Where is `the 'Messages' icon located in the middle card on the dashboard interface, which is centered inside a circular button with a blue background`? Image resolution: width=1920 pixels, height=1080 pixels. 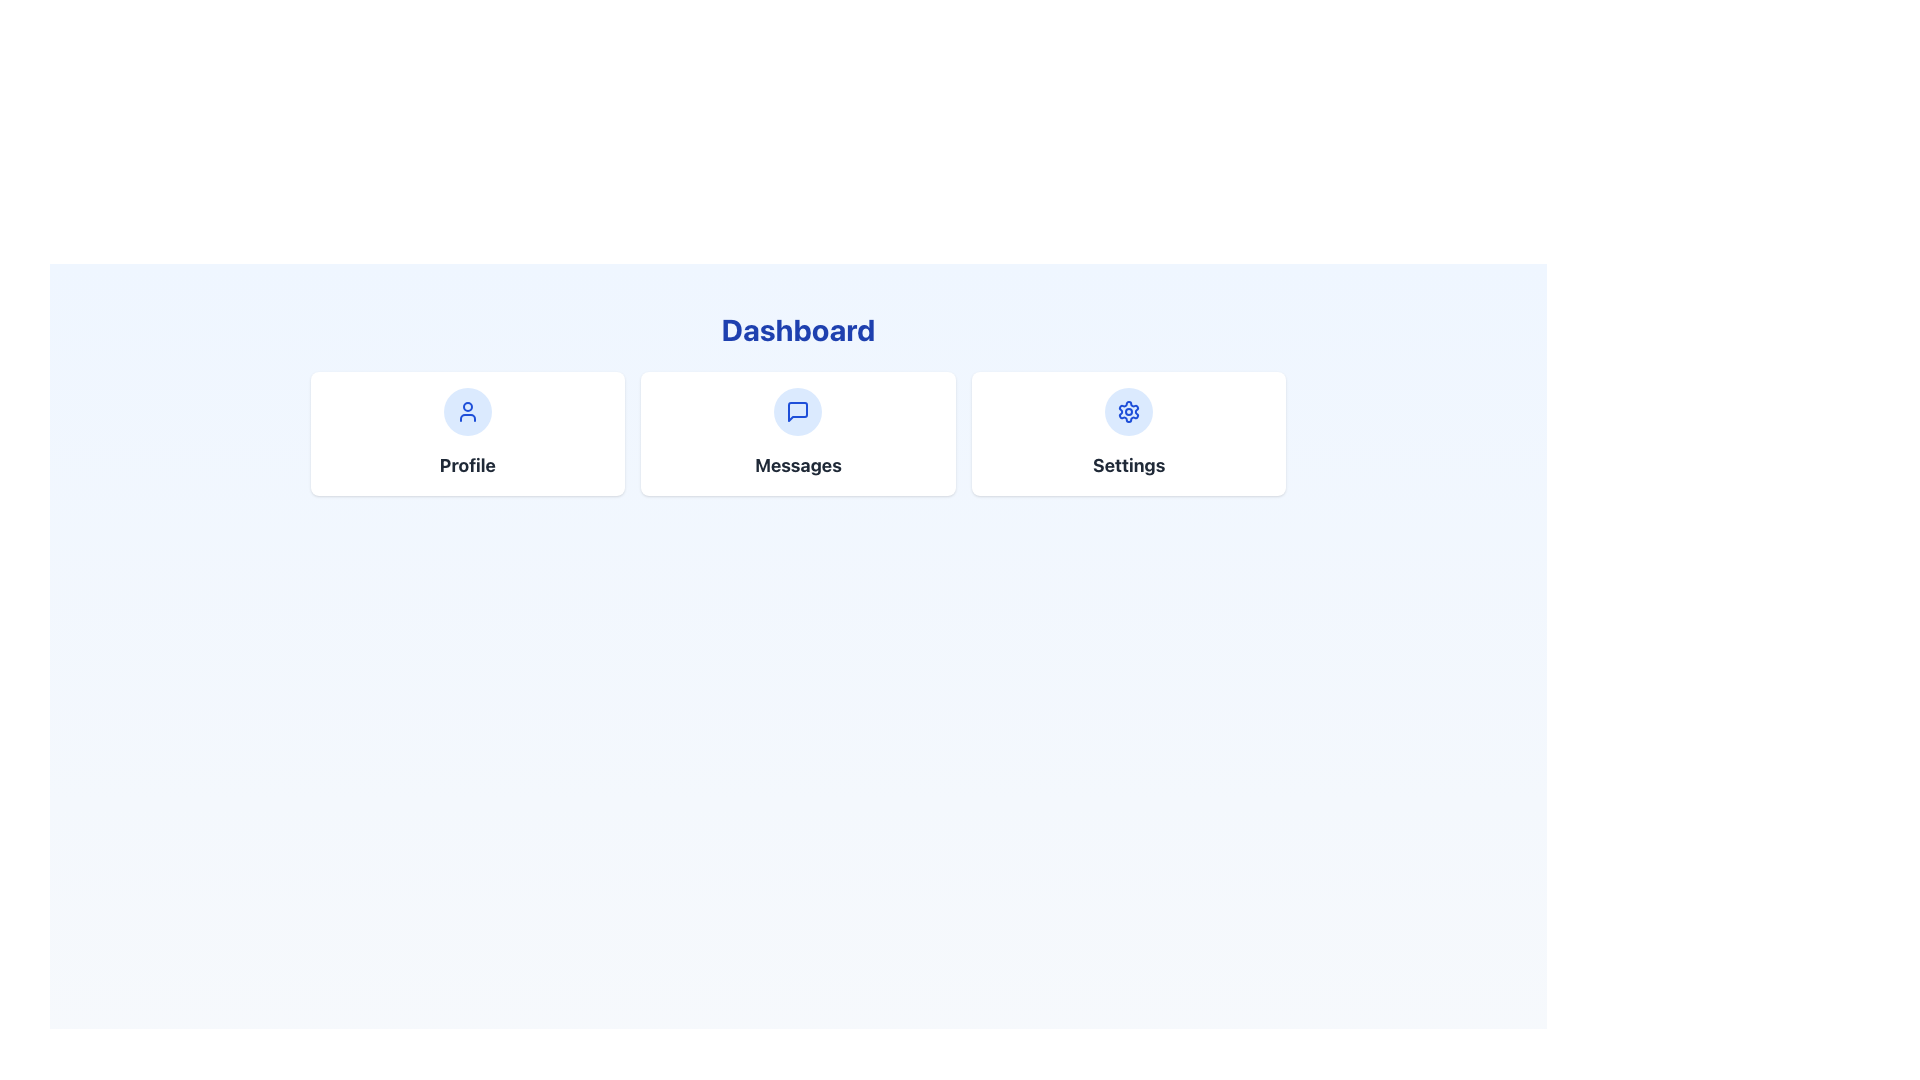
the 'Messages' icon located in the middle card on the dashboard interface, which is centered inside a circular button with a blue background is located at coordinates (797, 411).